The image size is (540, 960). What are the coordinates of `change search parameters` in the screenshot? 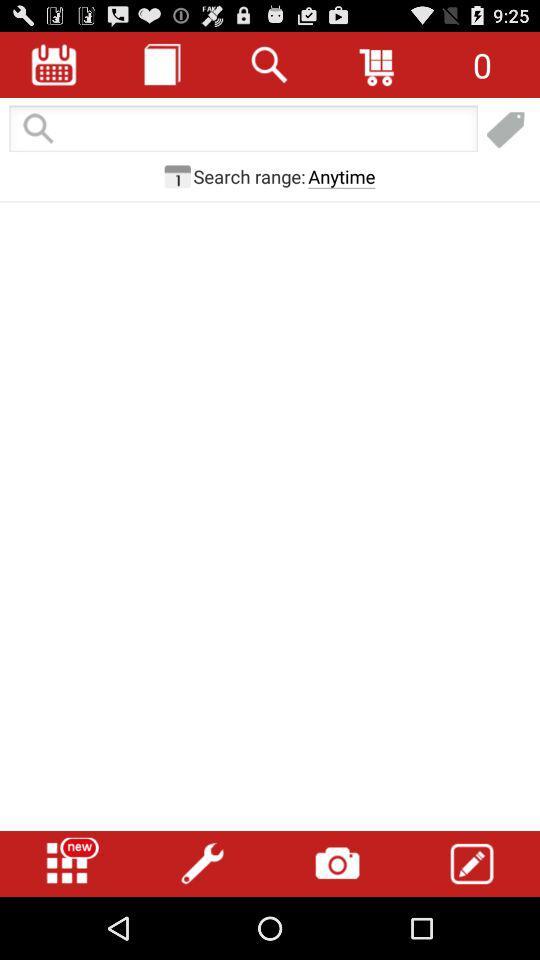 It's located at (177, 175).